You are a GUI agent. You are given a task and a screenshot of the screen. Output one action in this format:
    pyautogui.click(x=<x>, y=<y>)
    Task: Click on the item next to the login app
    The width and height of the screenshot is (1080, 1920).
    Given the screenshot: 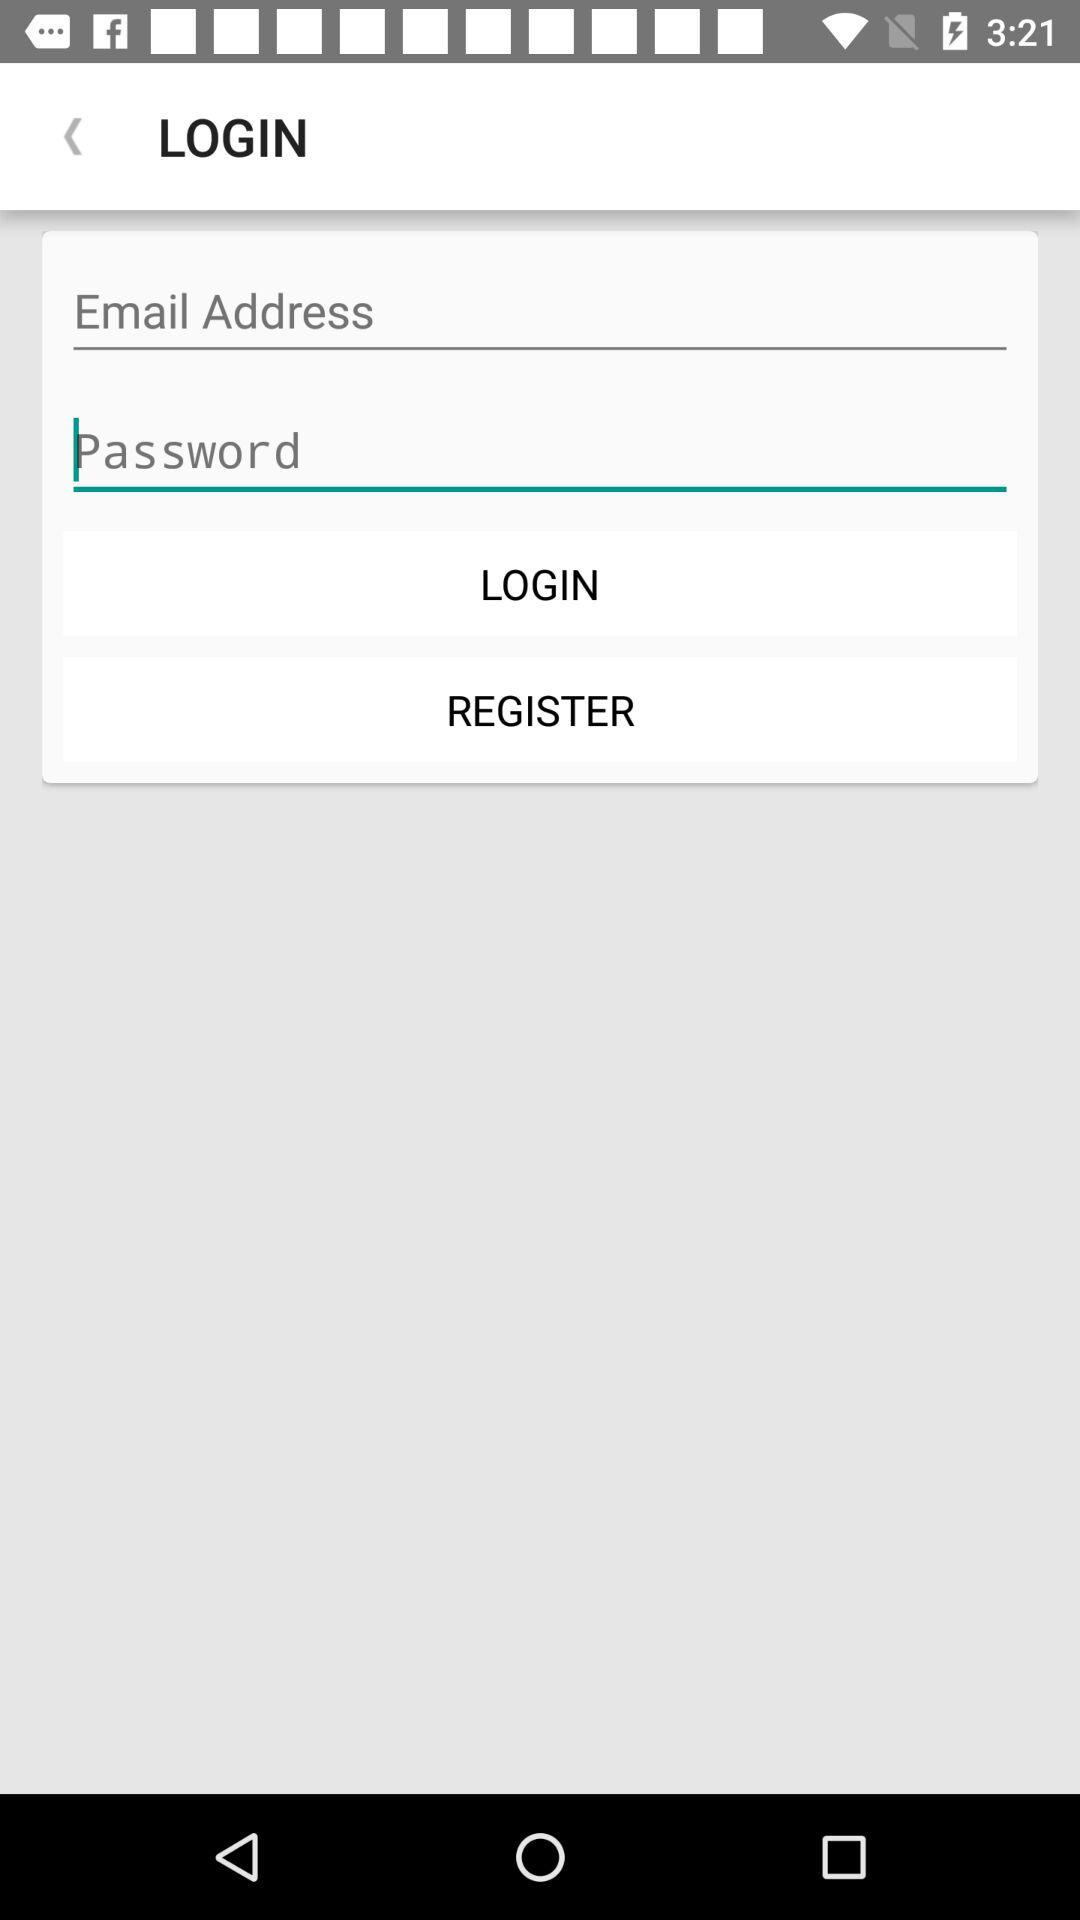 What is the action you would take?
    pyautogui.click(x=72, y=135)
    